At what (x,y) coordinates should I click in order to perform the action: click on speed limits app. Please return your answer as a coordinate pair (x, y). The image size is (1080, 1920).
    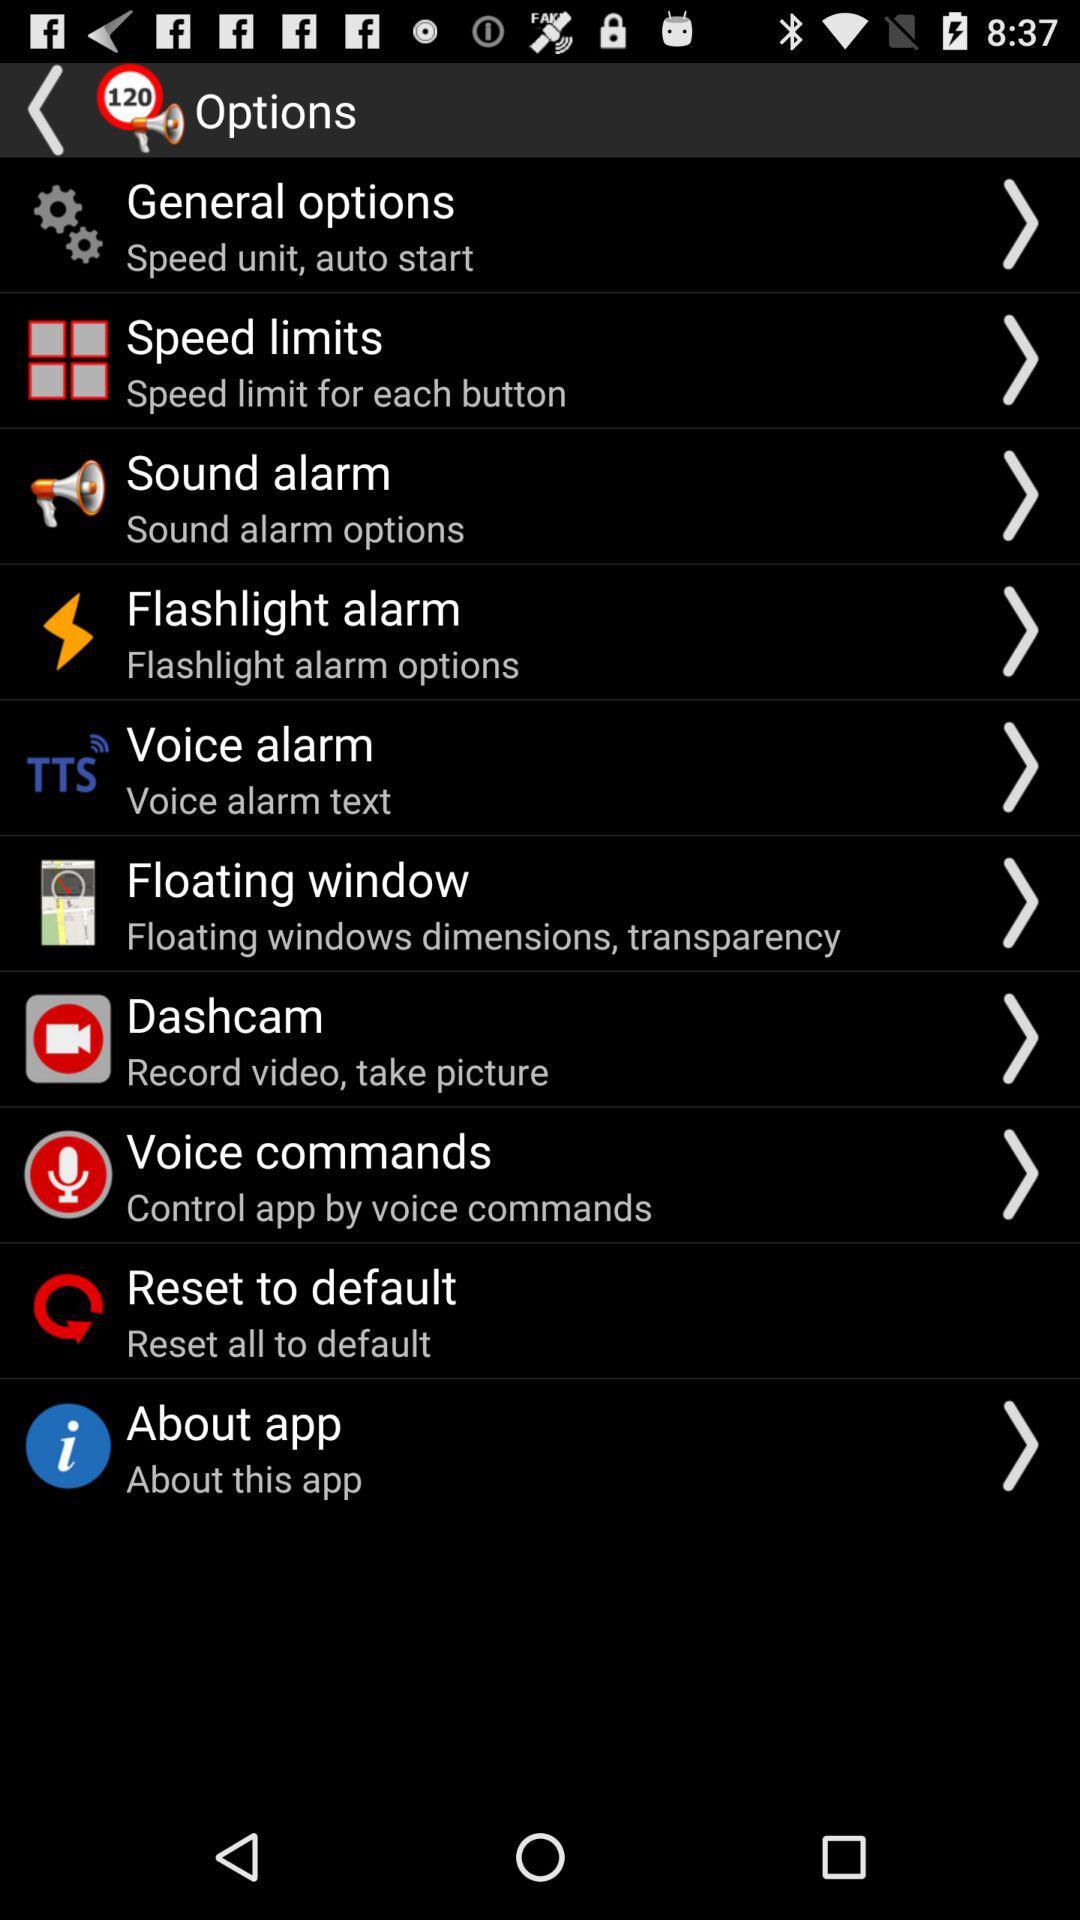
    Looking at the image, I should click on (253, 335).